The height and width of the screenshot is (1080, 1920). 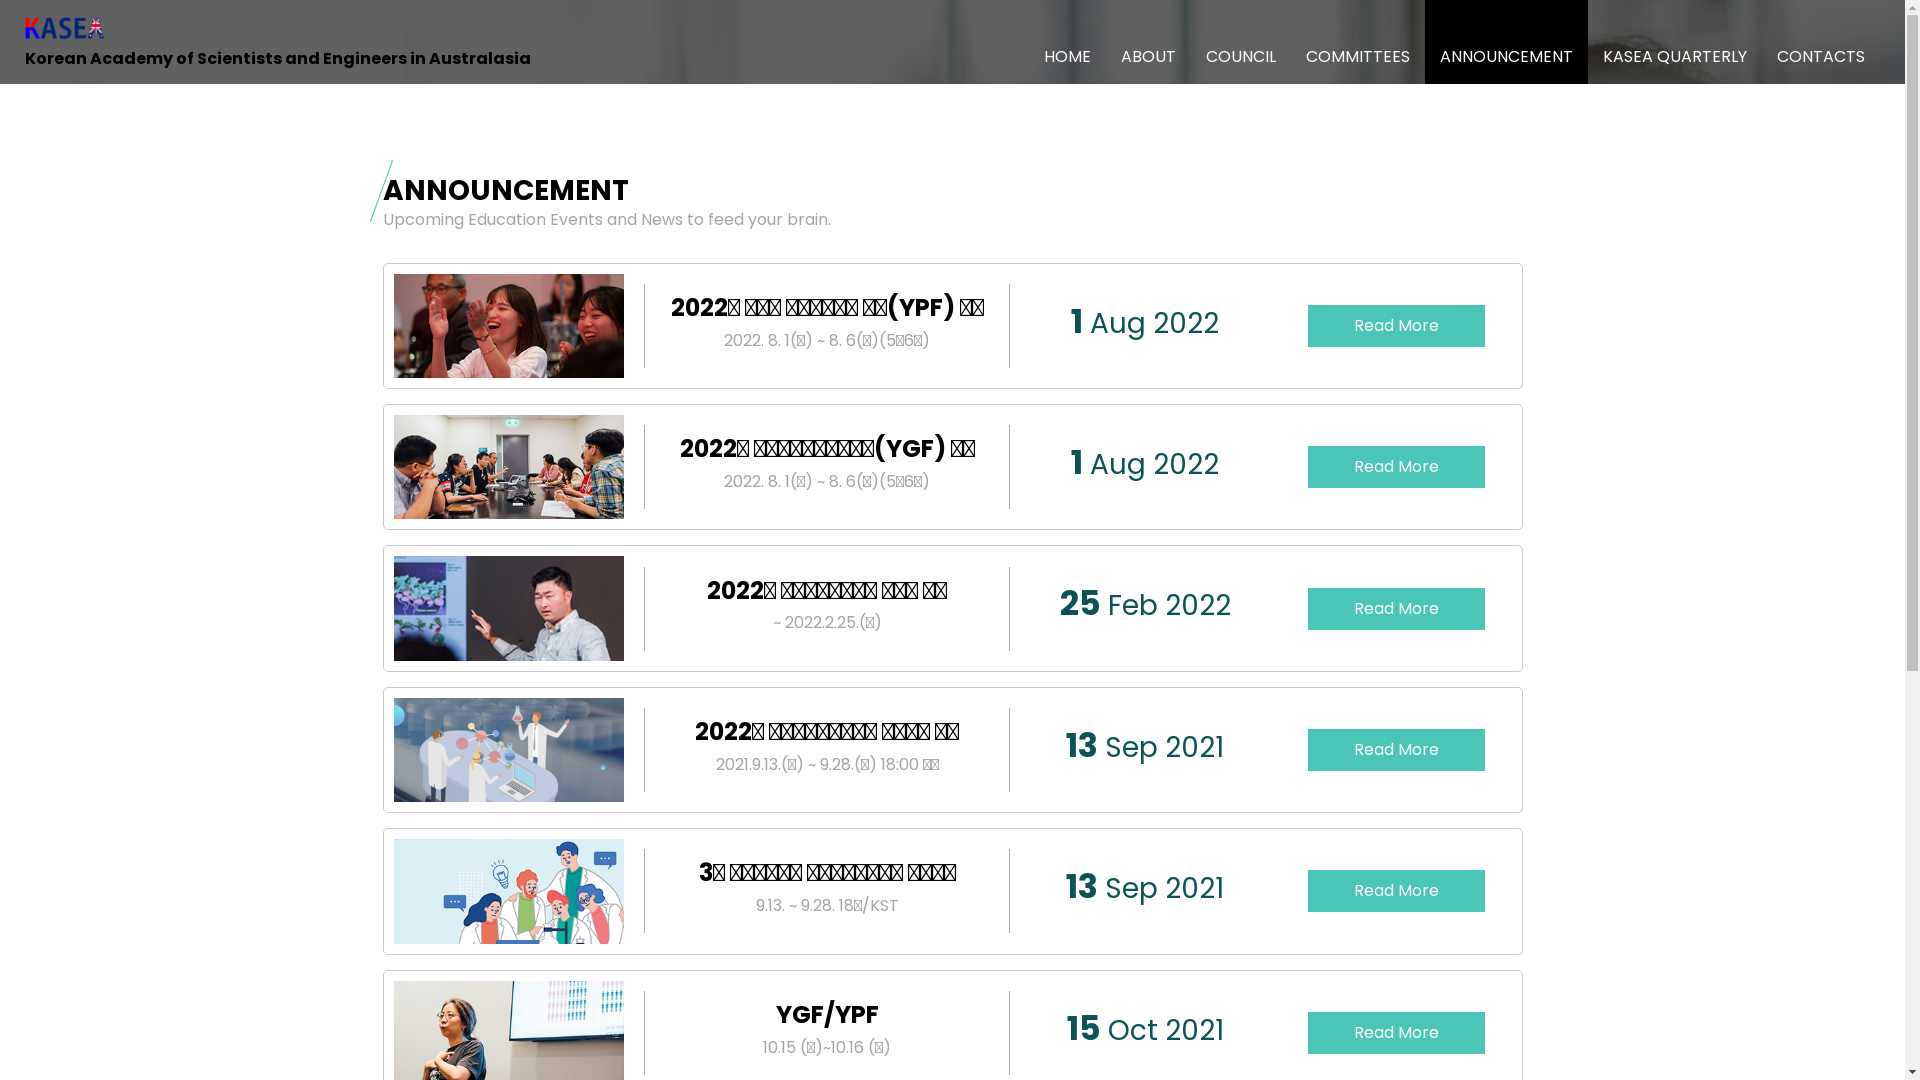 What do you see at coordinates (1028, 42) in the screenshot?
I see `'HOME'` at bounding box center [1028, 42].